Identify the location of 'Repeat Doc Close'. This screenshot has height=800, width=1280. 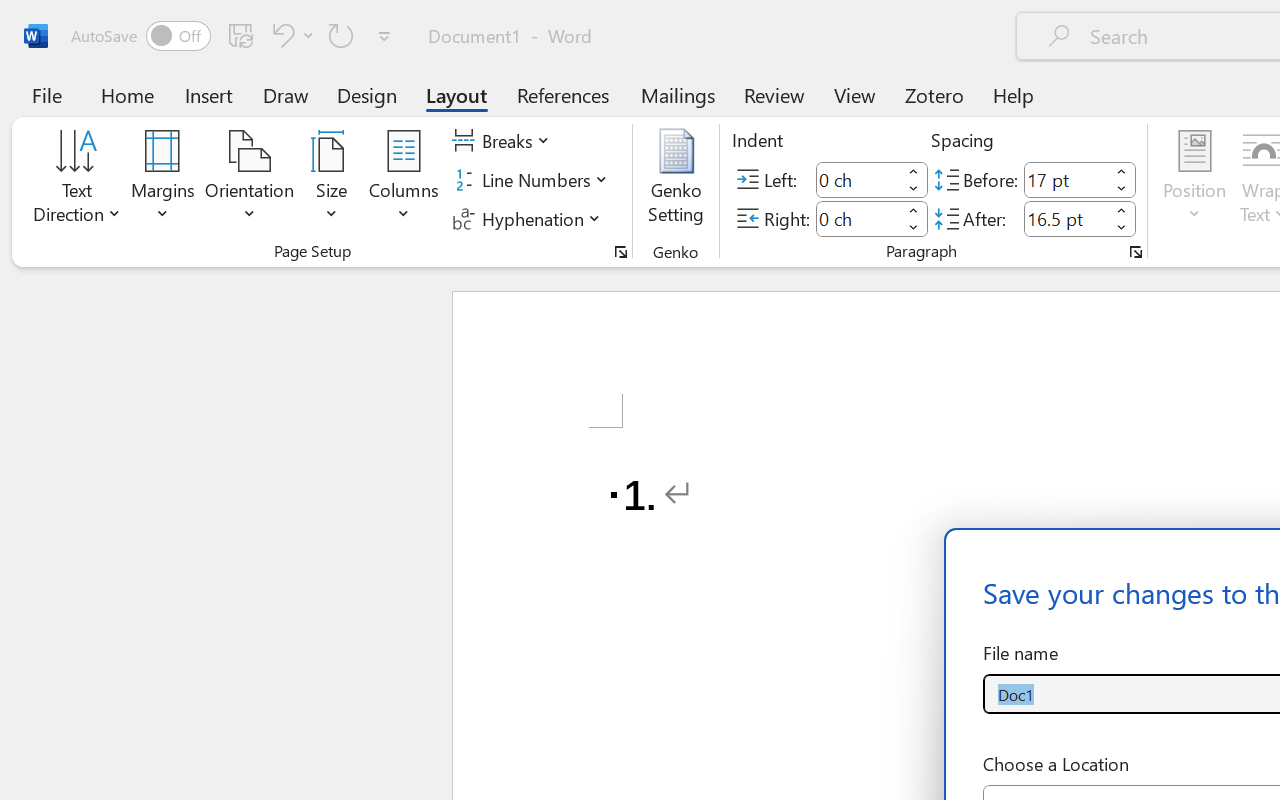
(341, 34).